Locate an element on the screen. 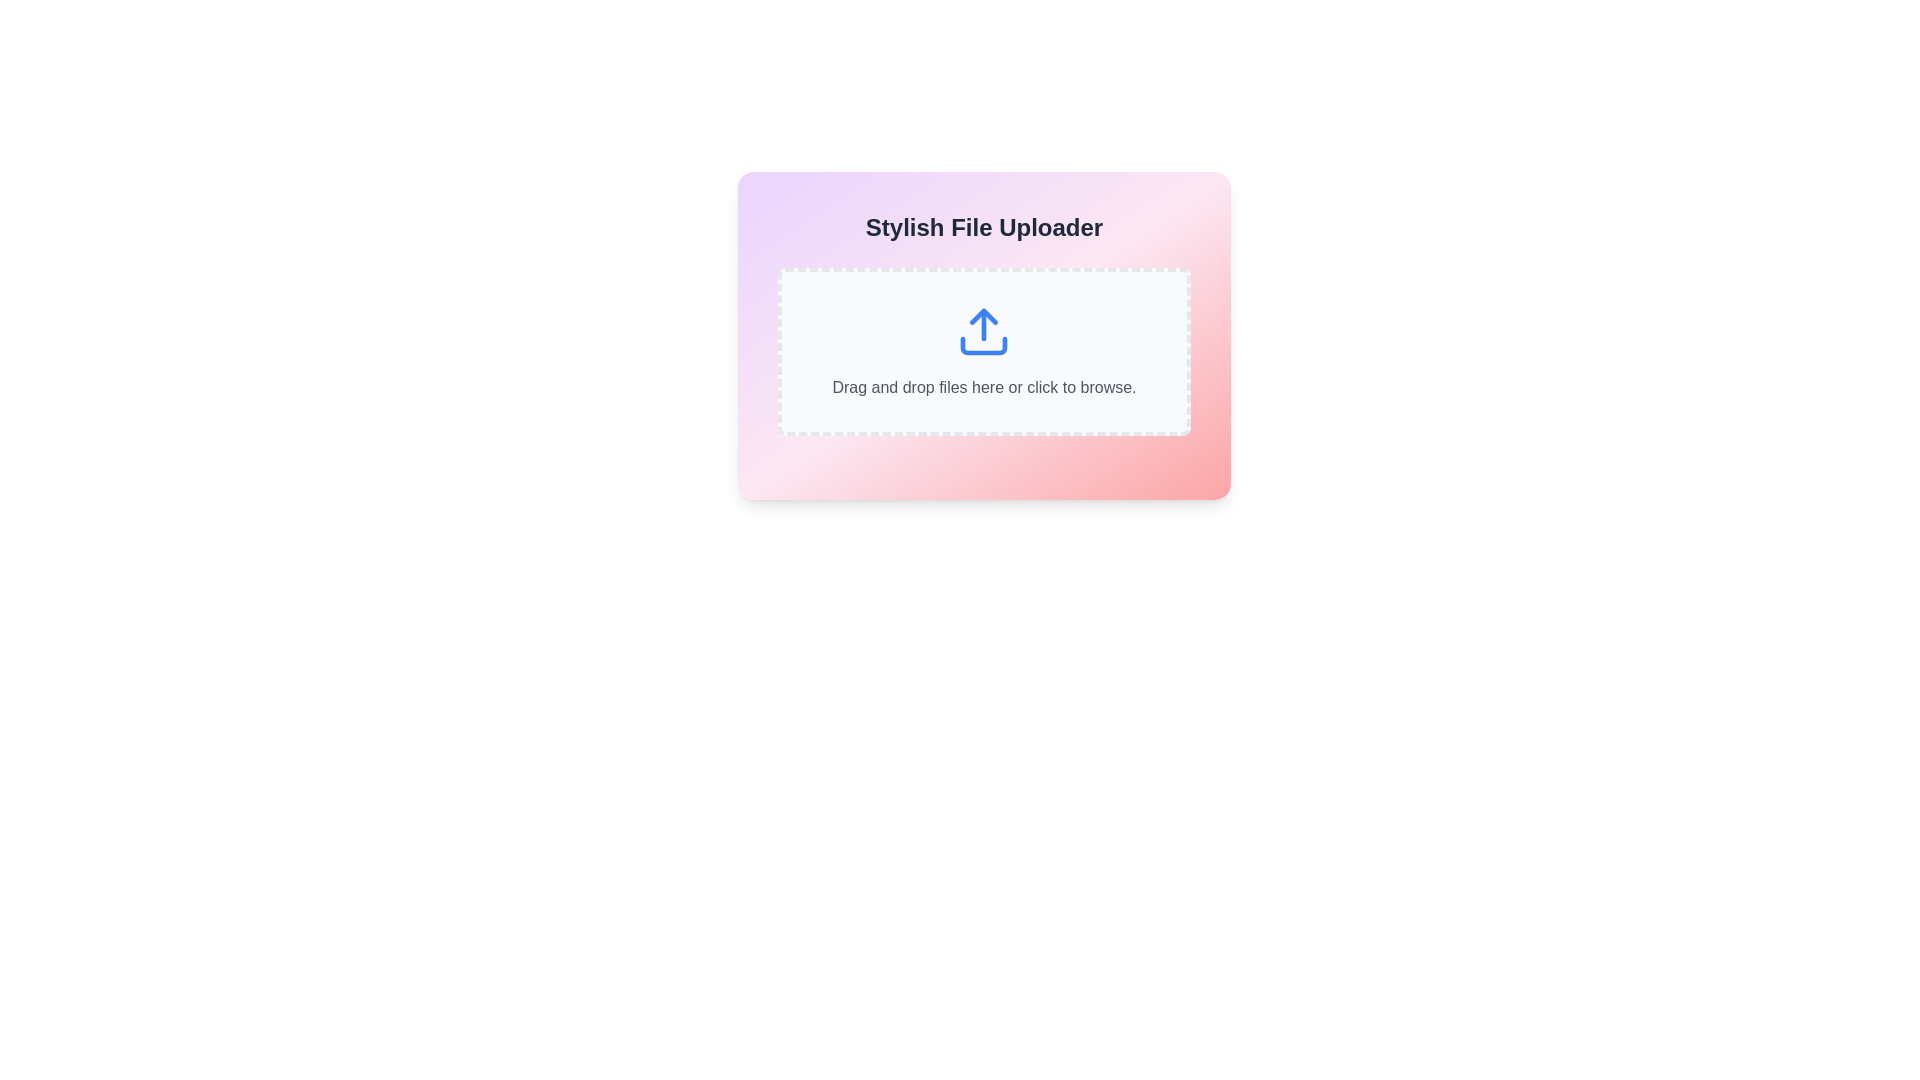 The width and height of the screenshot is (1920, 1080). the File Uploader area is located at coordinates (984, 334).